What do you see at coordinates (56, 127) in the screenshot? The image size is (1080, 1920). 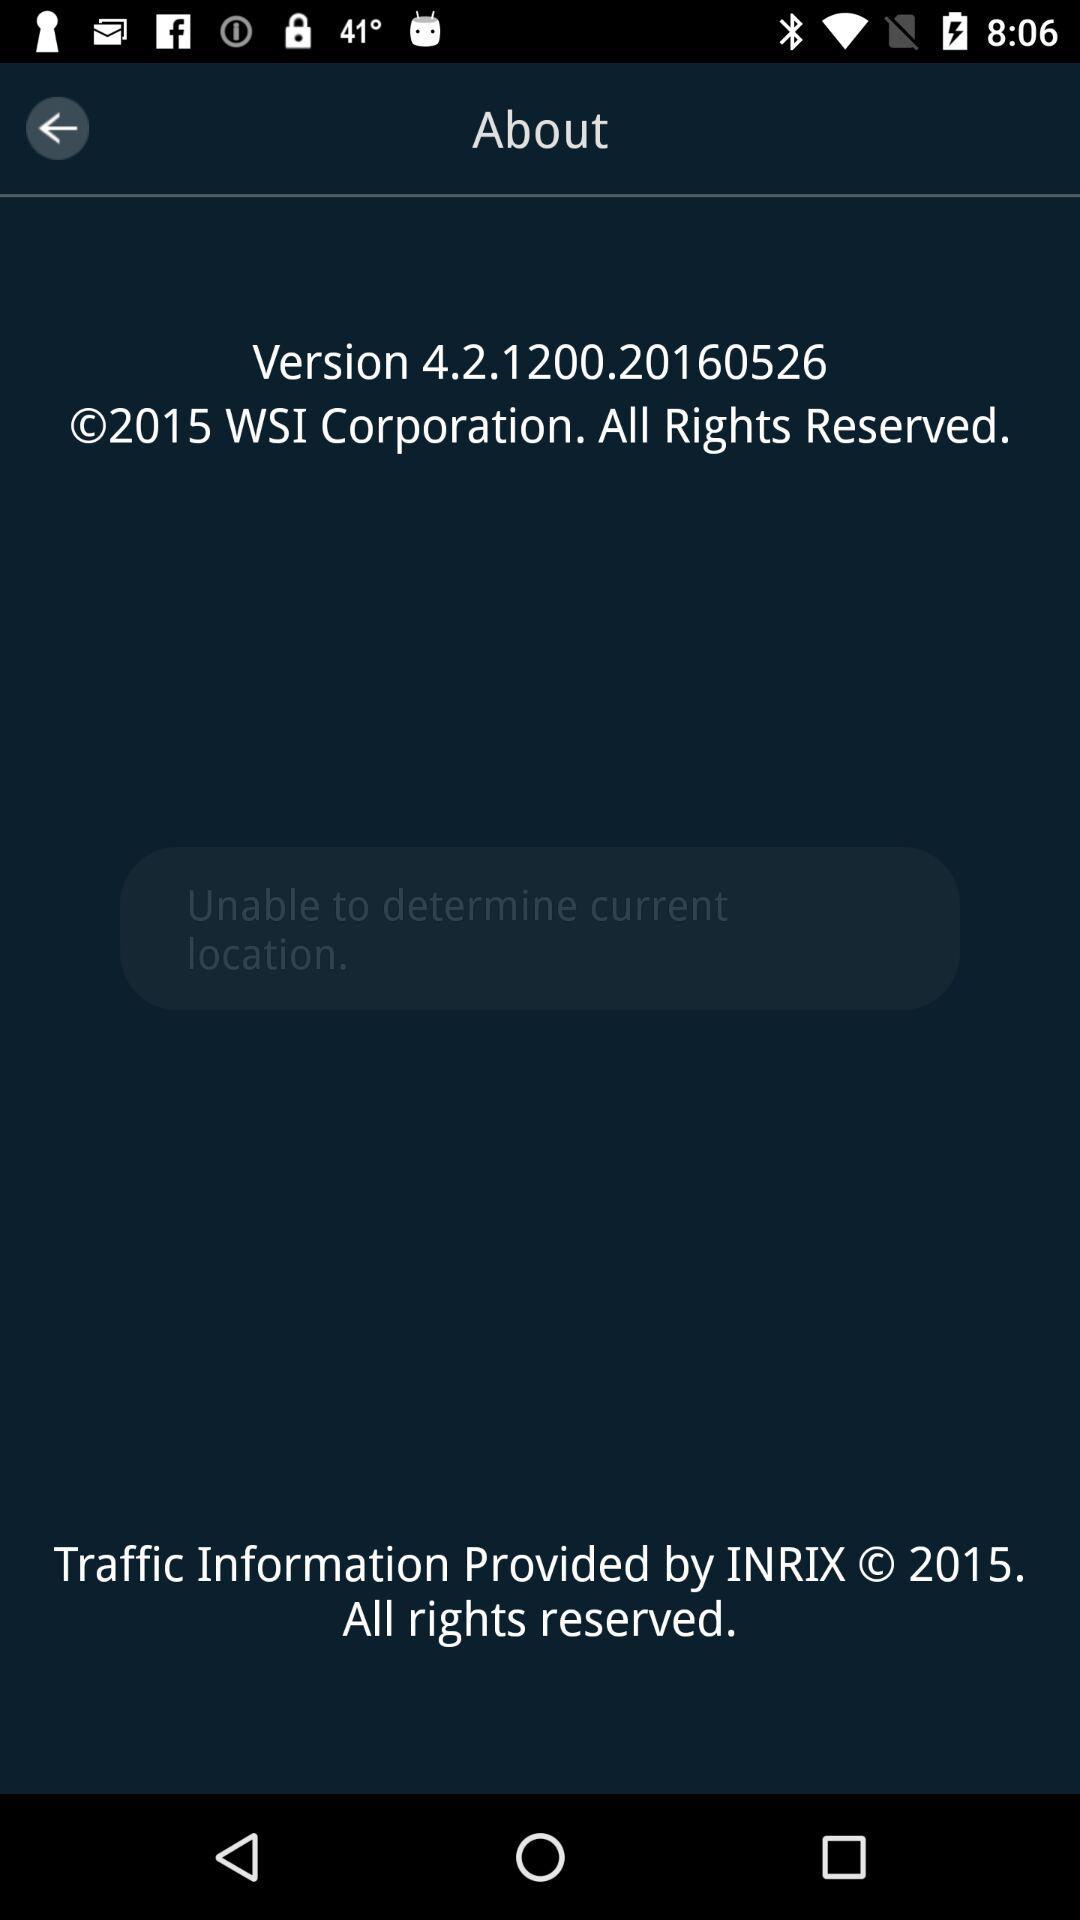 I see `the symbol which is at the immediate left of the about` at bounding box center [56, 127].